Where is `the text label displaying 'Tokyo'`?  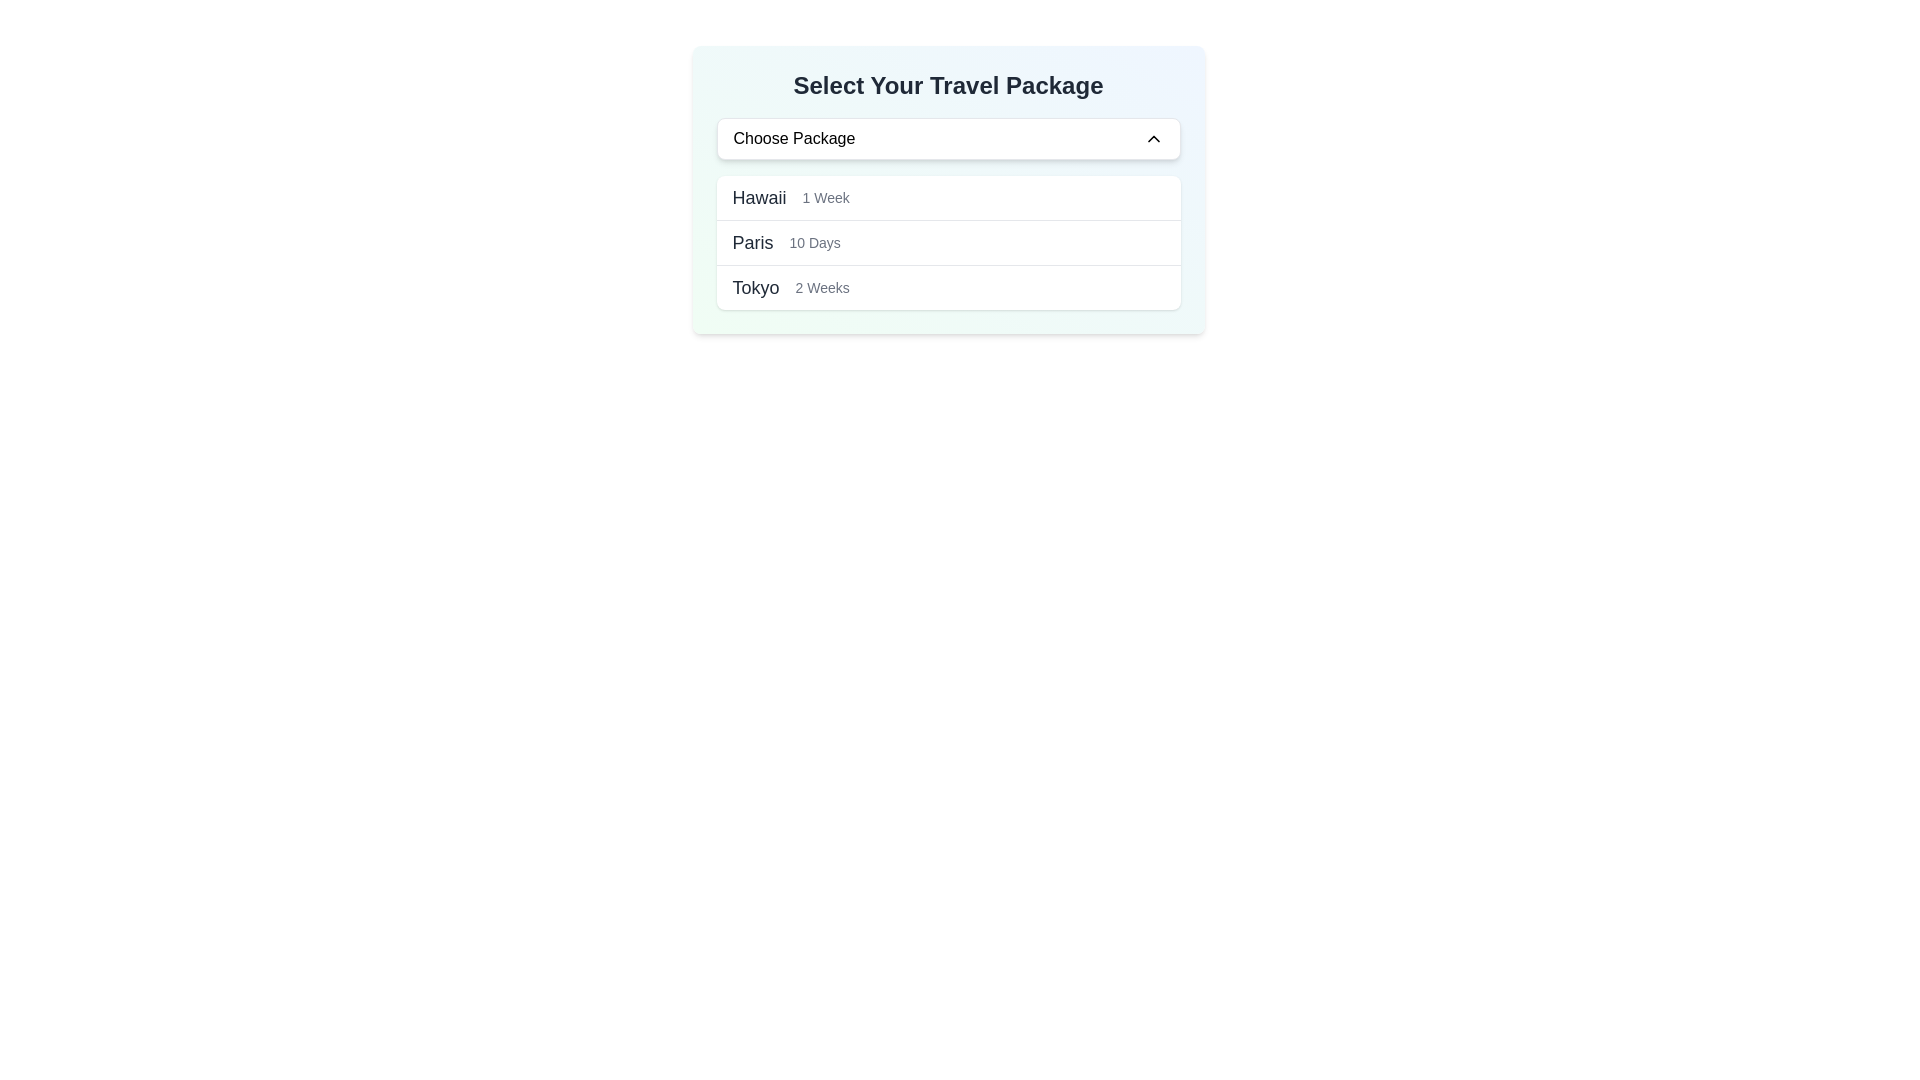 the text label displaying 'Tokyo' is located at coordinates (754, 288).